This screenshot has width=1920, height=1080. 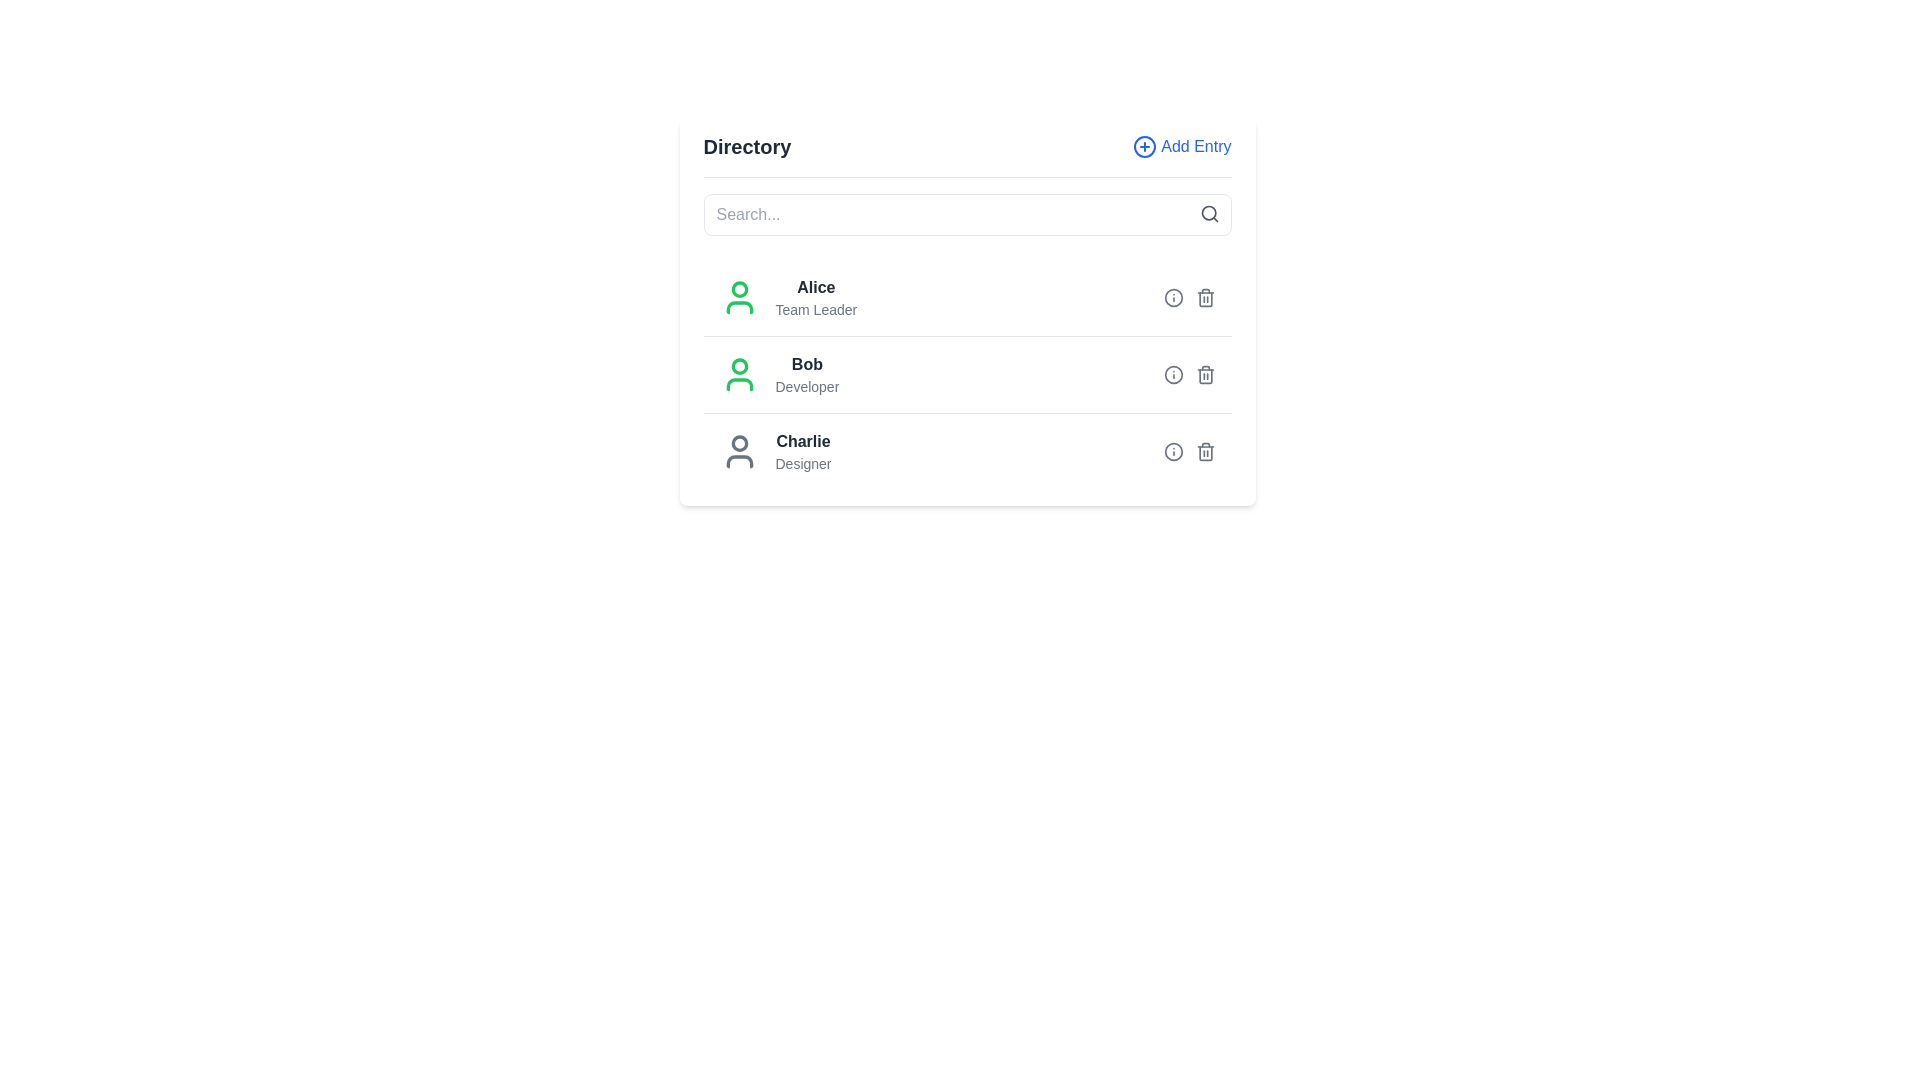 What do you see at coordinates (1208, 213) in the screenshot?
I see `the search icon located to the right of the search input field` at bounding box center [1208, 213].